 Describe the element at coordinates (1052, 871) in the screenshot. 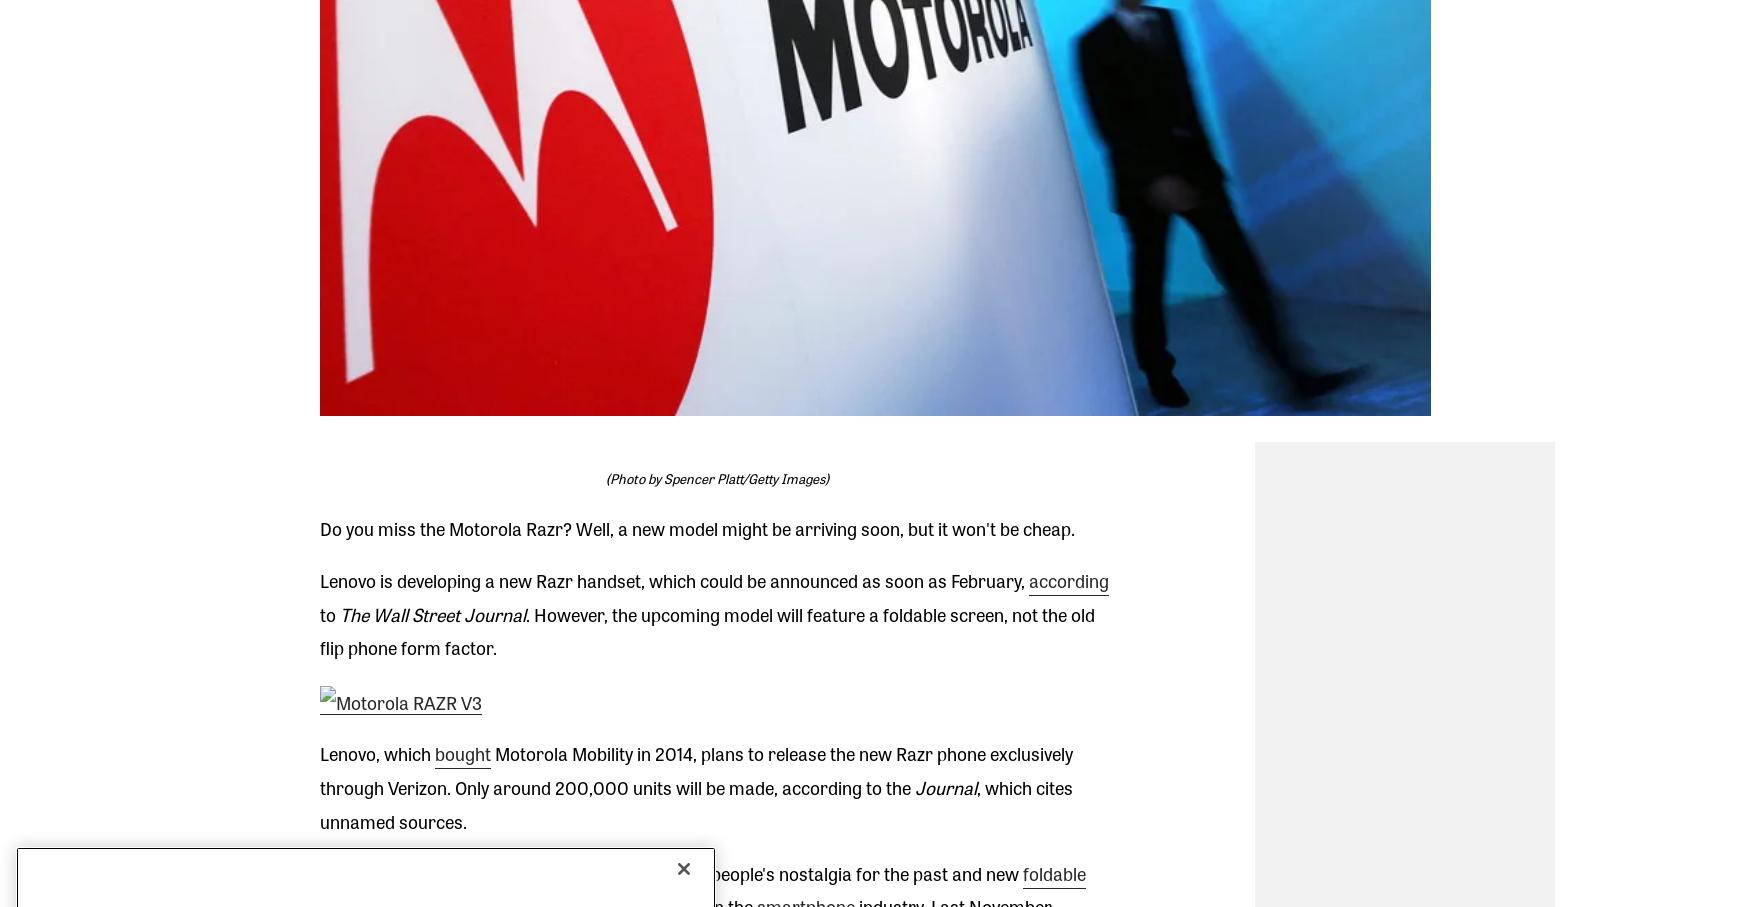

I see `'foldable'` at that location.